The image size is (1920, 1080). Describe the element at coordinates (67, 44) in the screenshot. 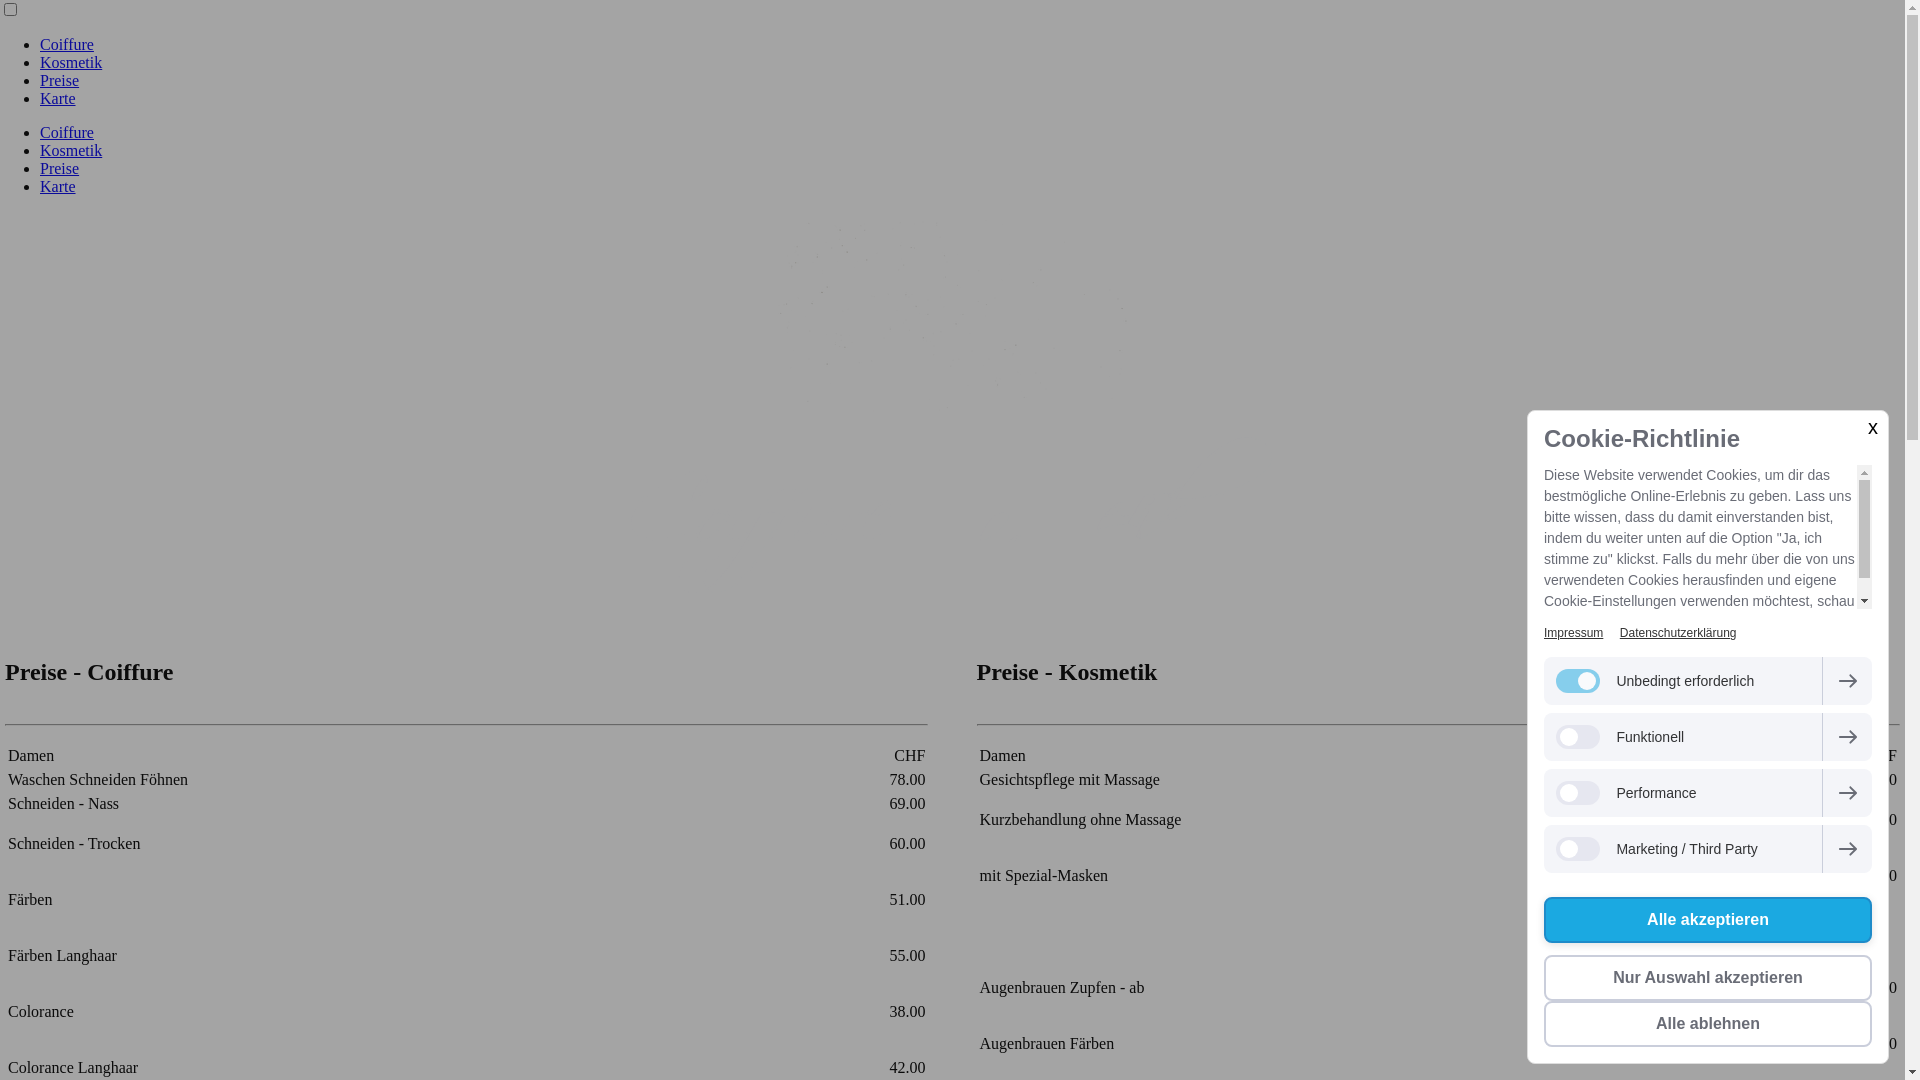

I see `'Coiffure'` at that location.